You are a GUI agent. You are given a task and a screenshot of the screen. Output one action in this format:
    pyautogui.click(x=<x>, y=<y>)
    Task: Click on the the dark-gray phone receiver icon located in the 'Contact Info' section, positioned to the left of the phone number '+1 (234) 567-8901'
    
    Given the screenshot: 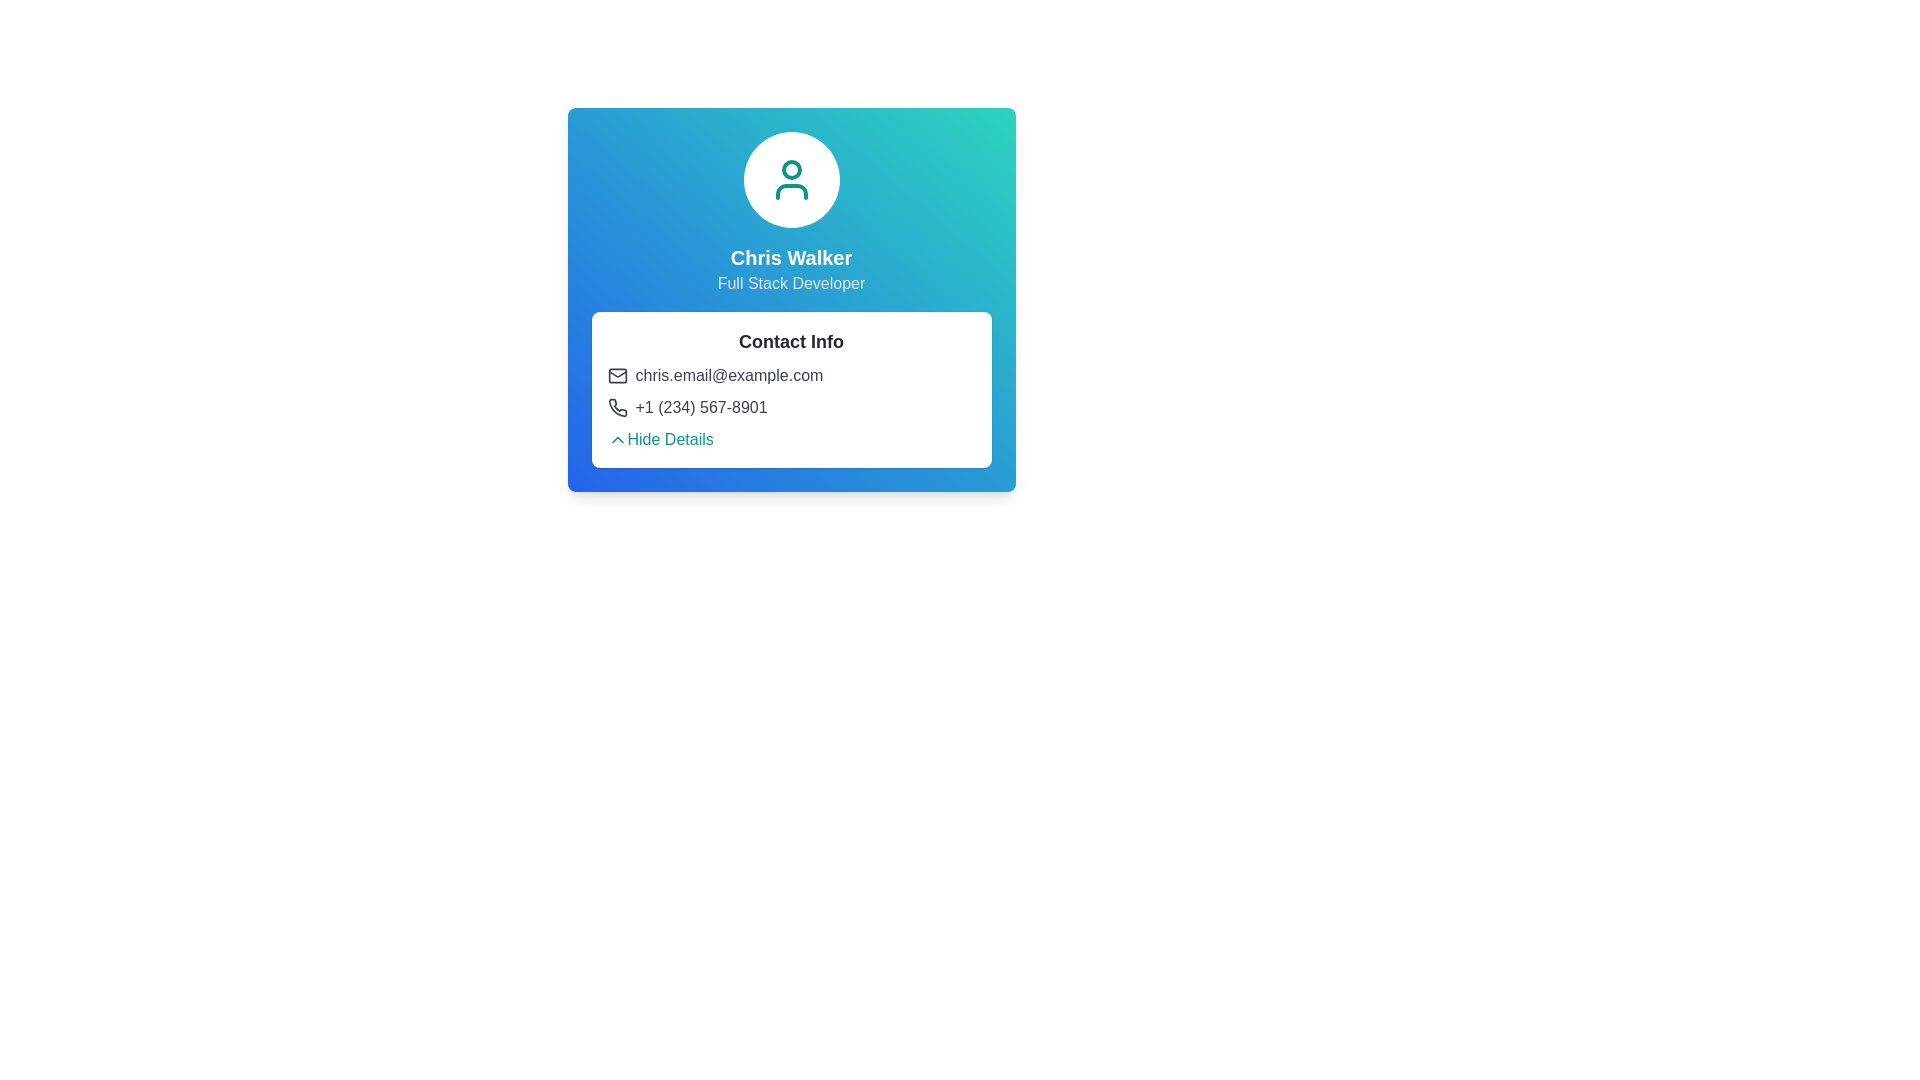 What is the action you would take?
    pyautogui.click(x=616, y=407)
    